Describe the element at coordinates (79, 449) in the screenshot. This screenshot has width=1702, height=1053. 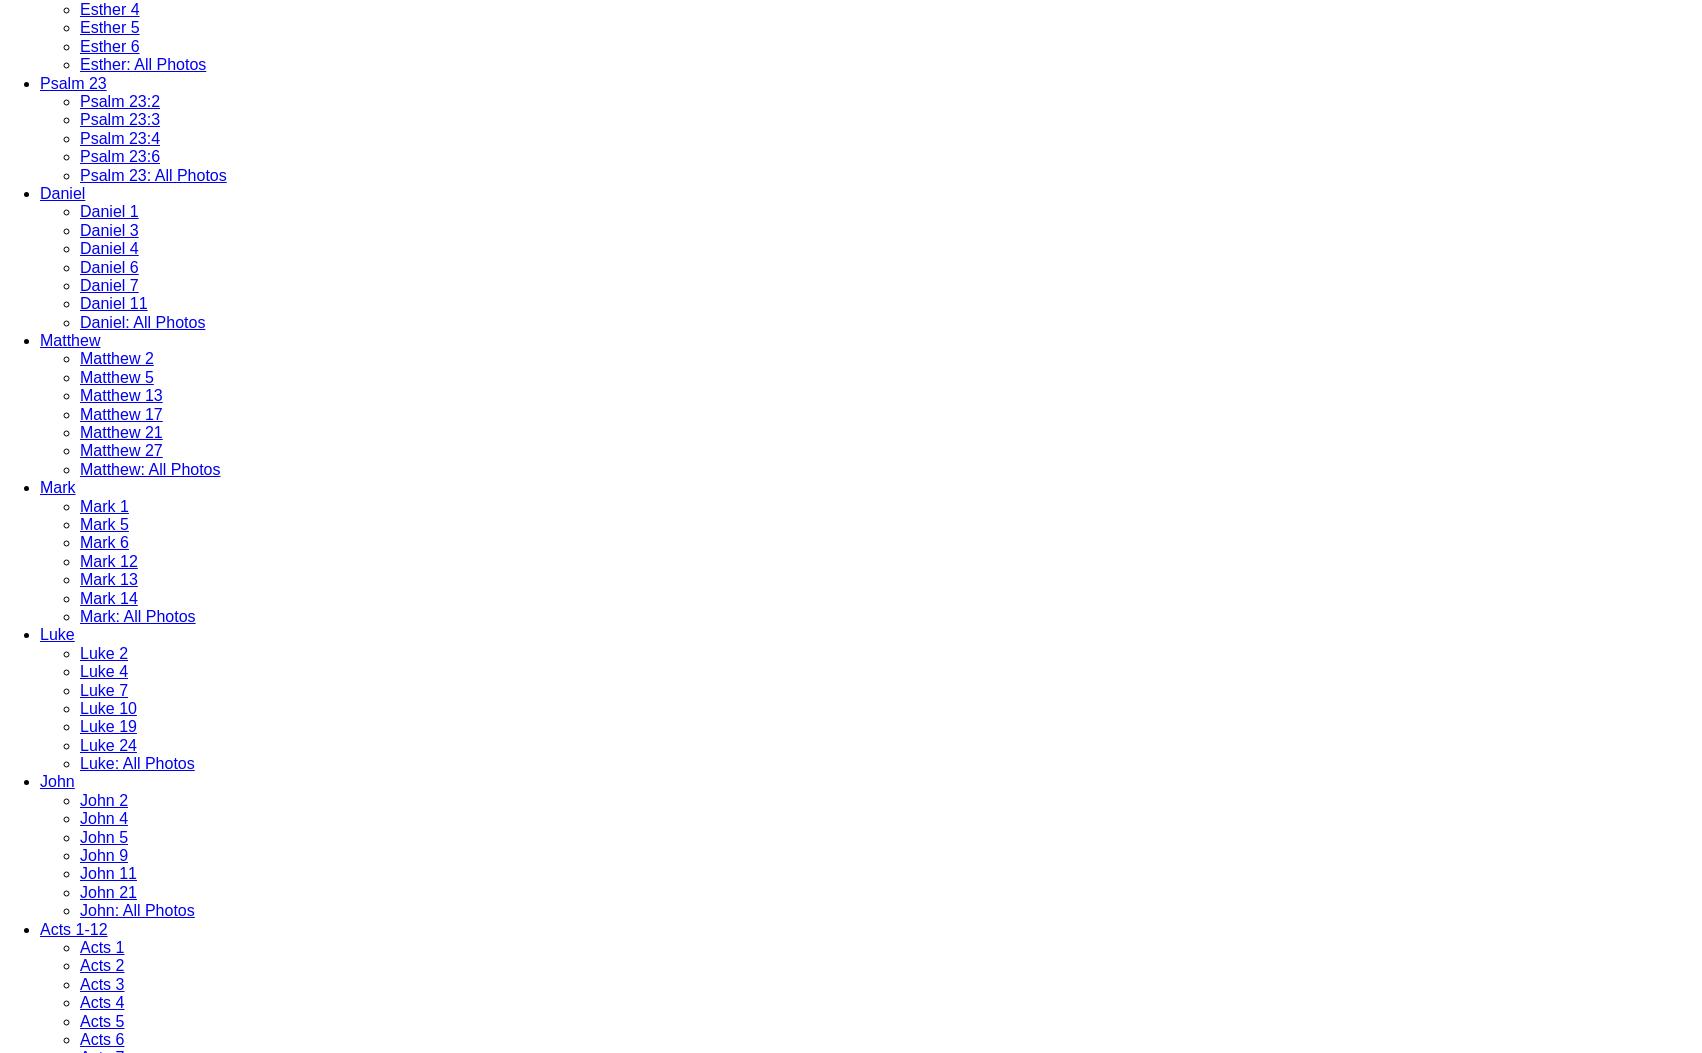
I see `'Matthew 27'` at that location.